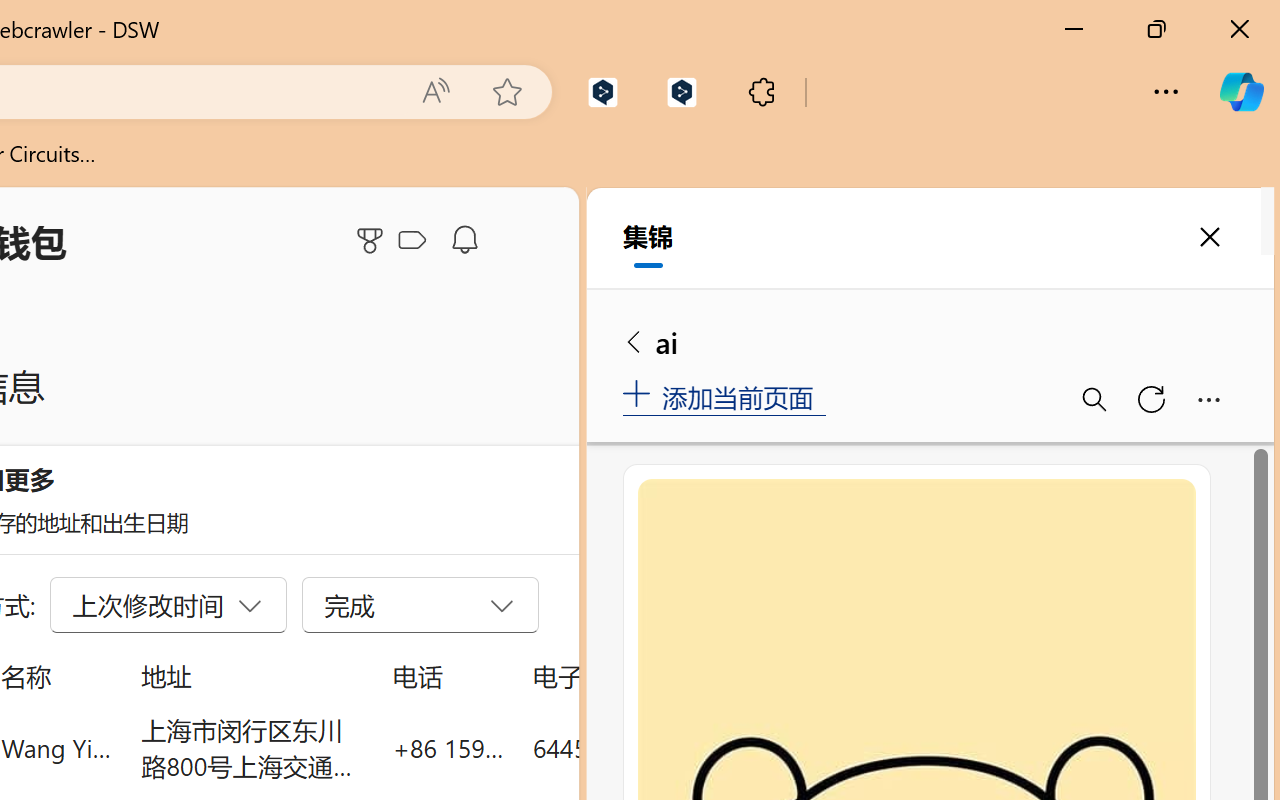 Image resolution: width=1280 pixels, height=800 pixels. I want to click on 'Copilot (Ctrl+Shift+.)', so click(1240, 91).